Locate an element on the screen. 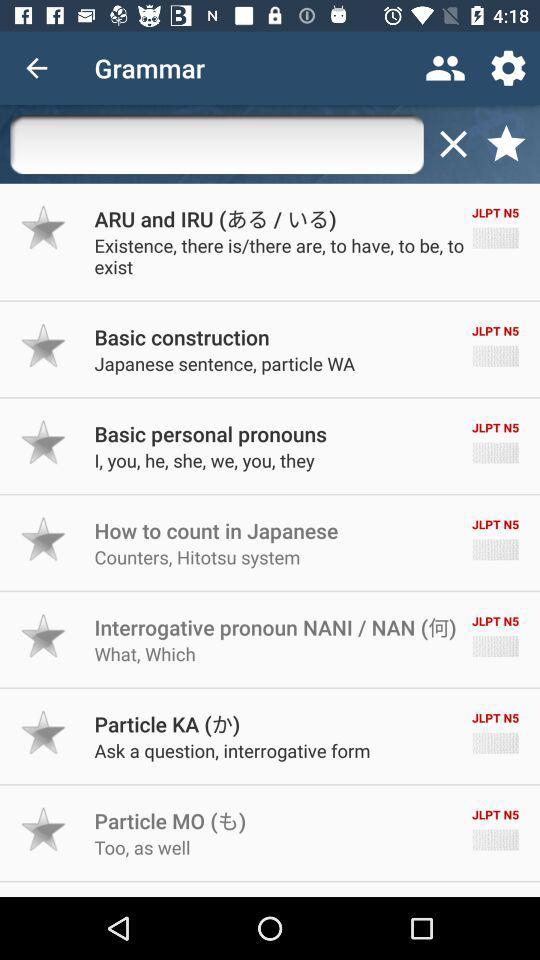 The width and height of the screenshot is (540, 960). to favorites is located at coordinates (44, 538).